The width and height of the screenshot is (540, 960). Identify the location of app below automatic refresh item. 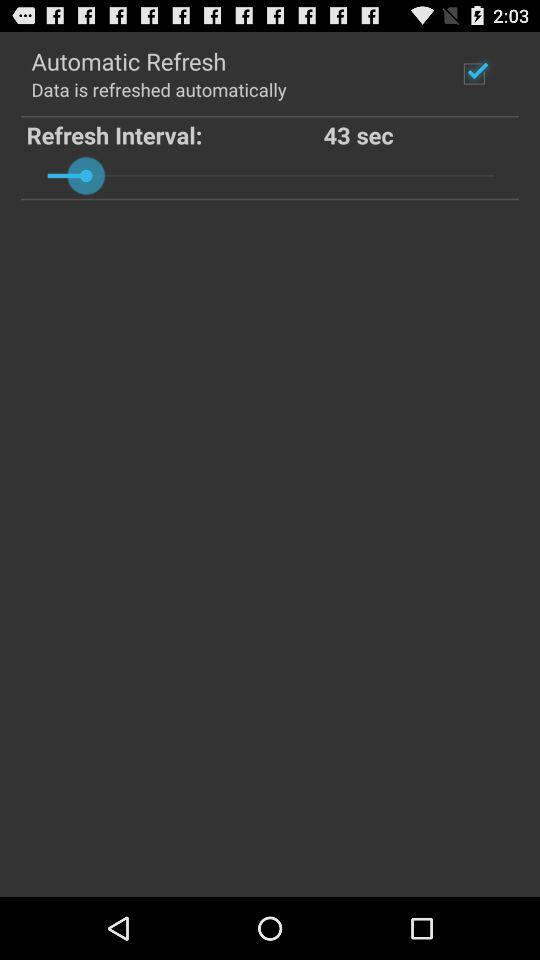
(157, 89).